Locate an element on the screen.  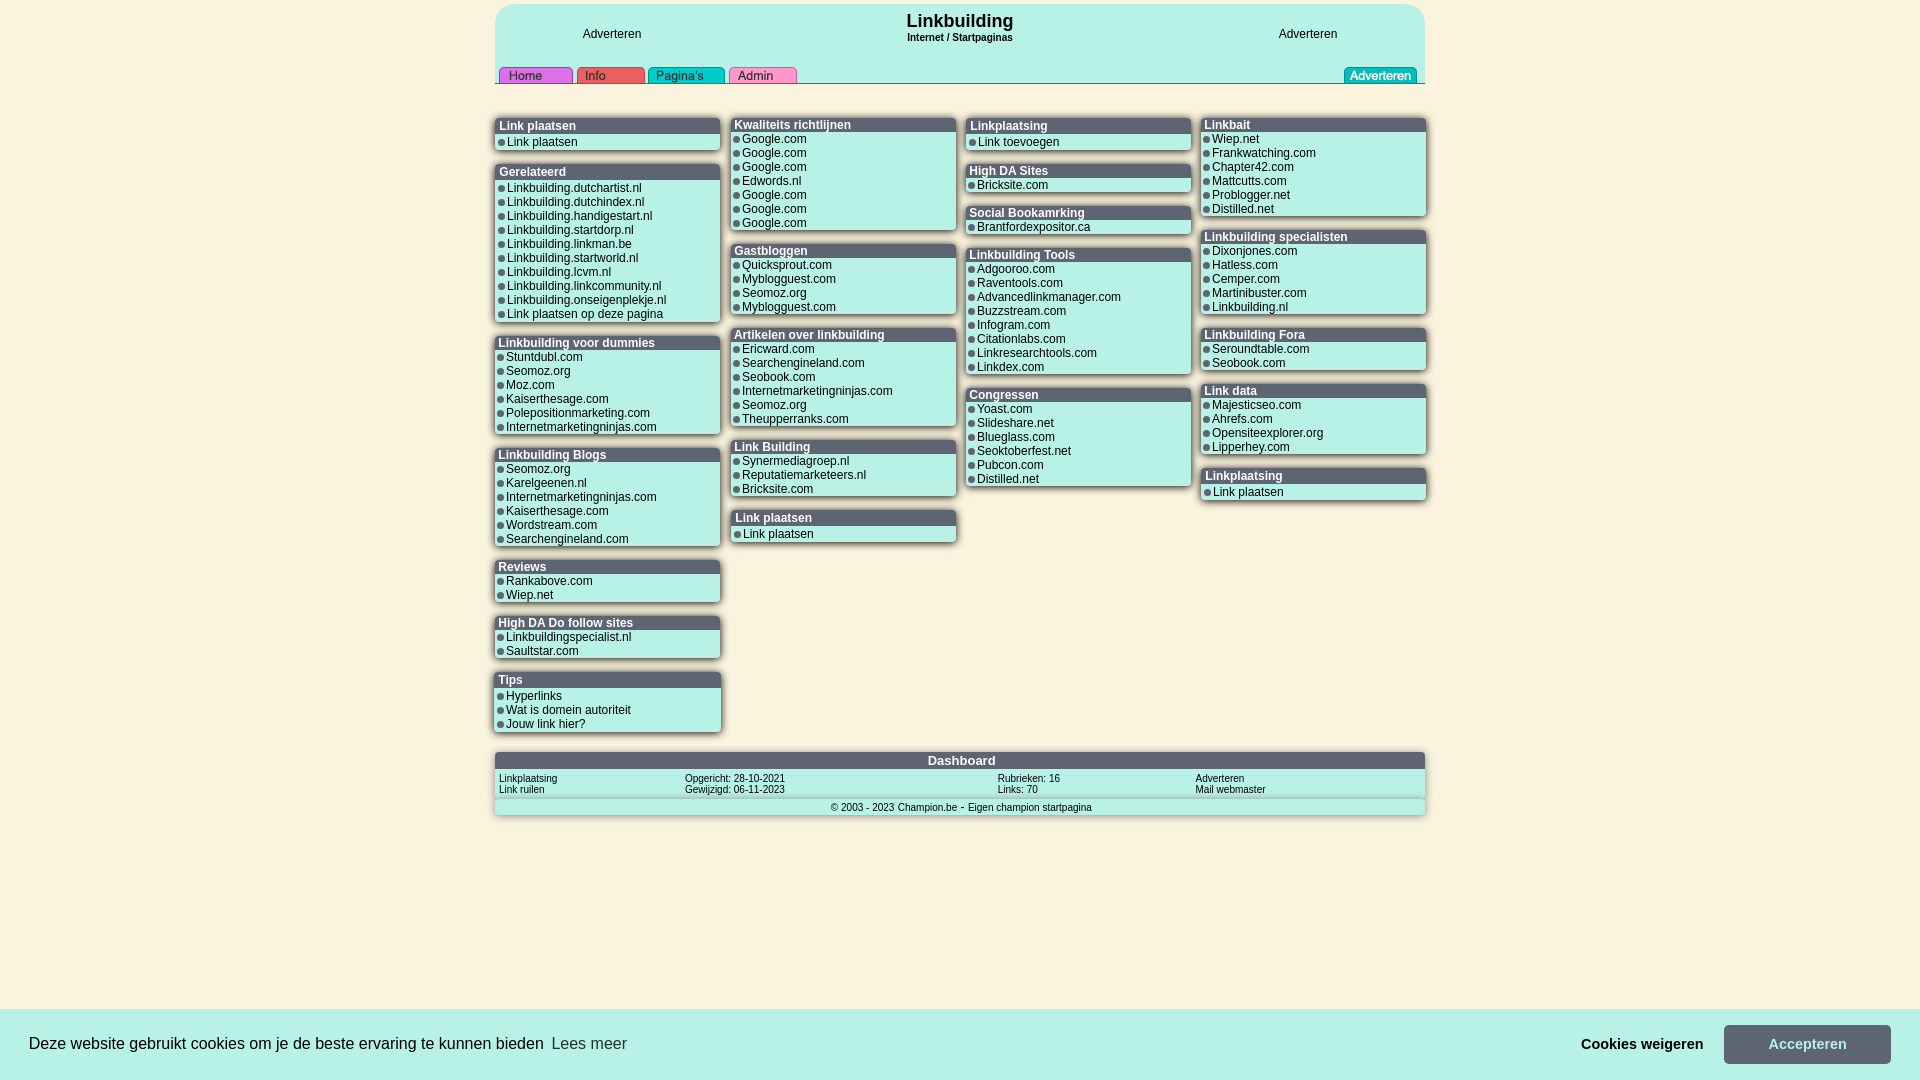
'Problogger.net' is located at coordinates (1250, 195).